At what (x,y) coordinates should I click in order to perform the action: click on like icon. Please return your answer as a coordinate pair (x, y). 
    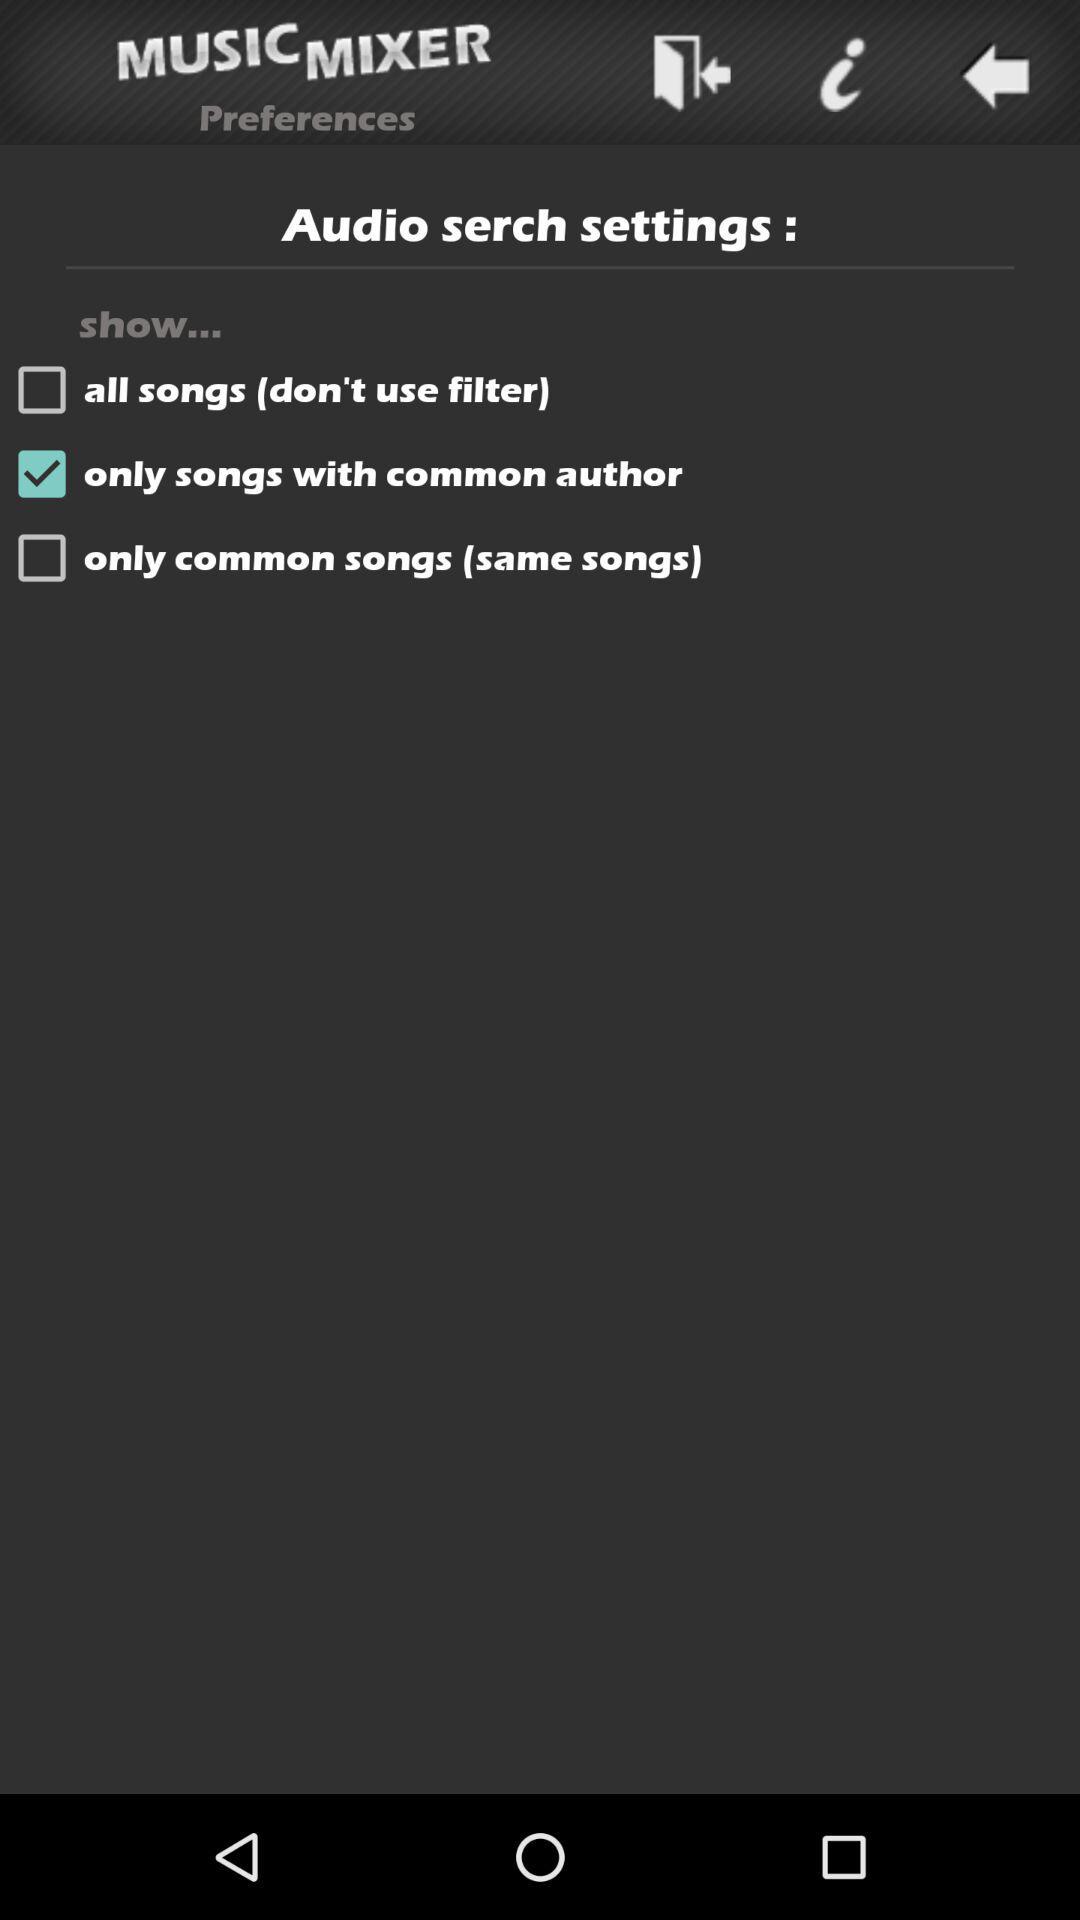
    Looking at the image, I should click on (841, 72).